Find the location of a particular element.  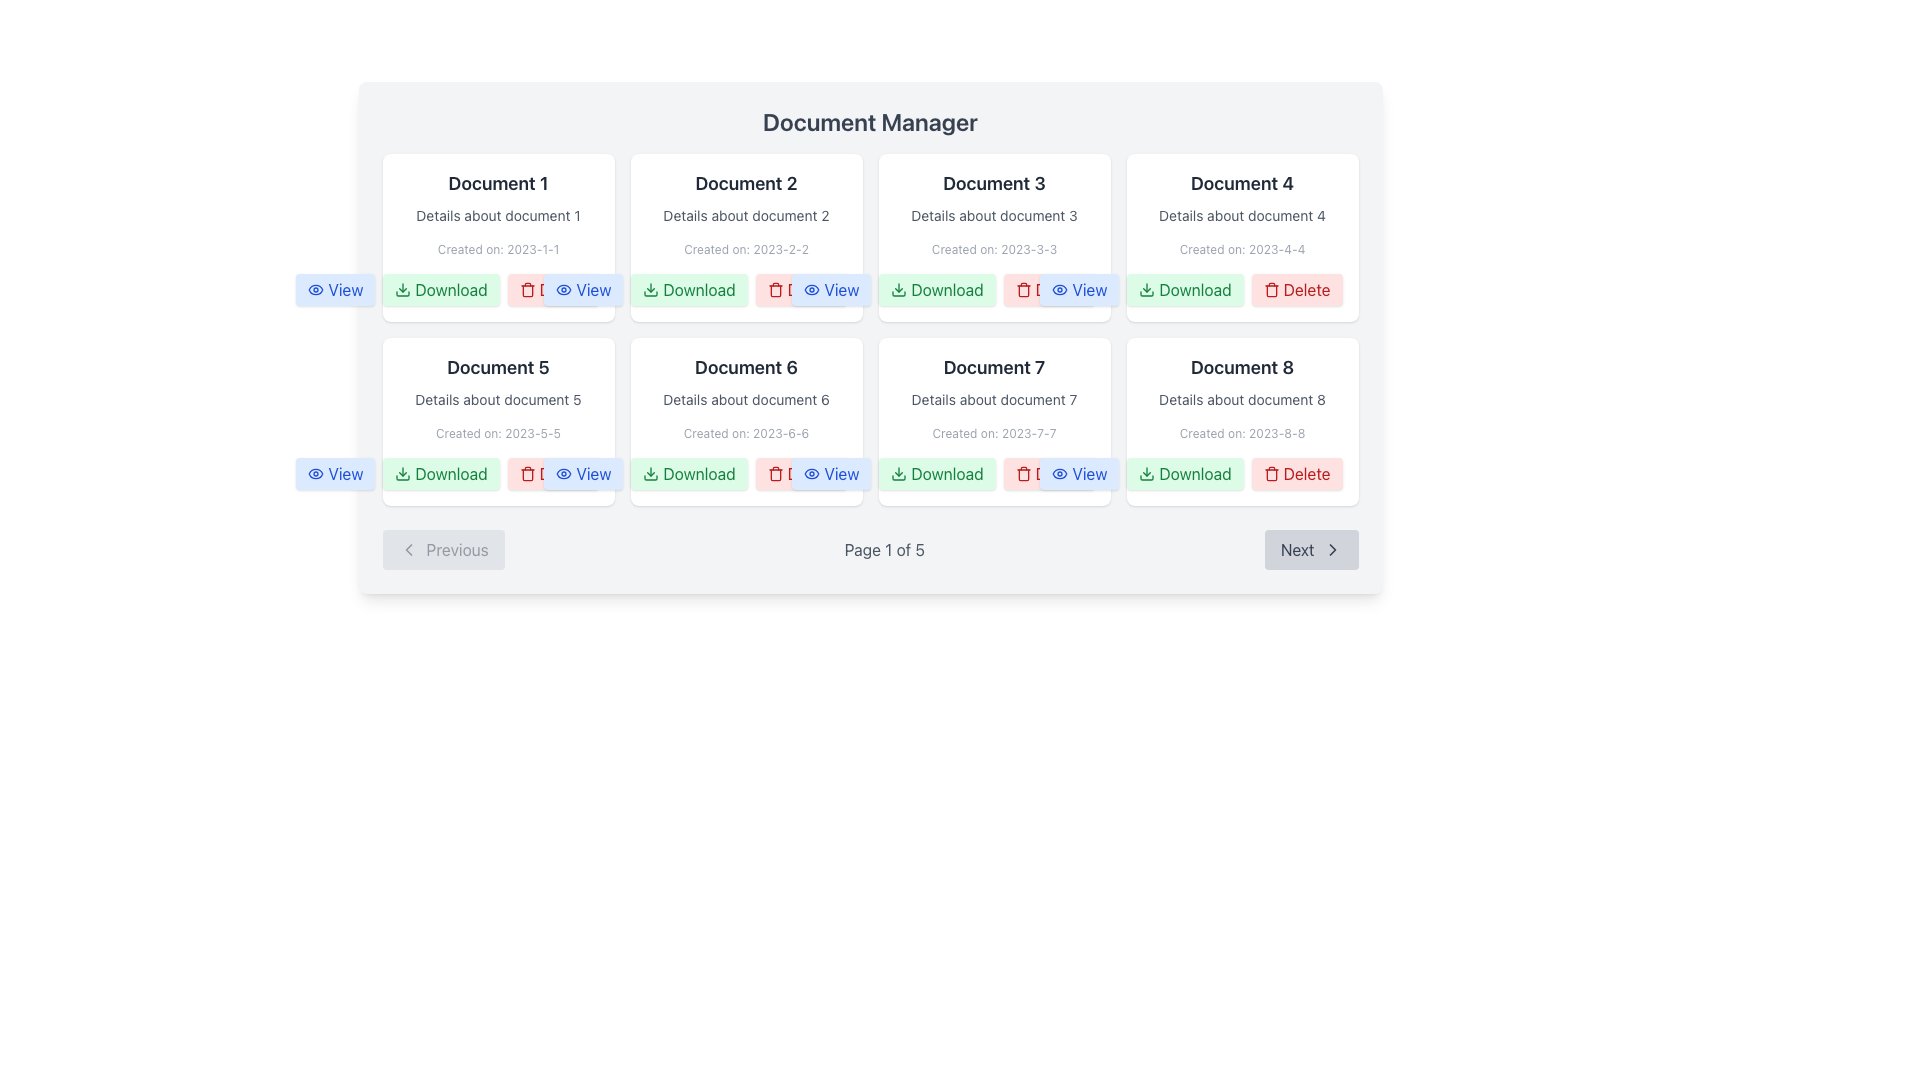

the green download icon, which is a downward arrow with a horizontal bar beneath it, located in the second column of the top row in the grid of documents, associated with 'Document 2' is located at coordinates (651, 289).